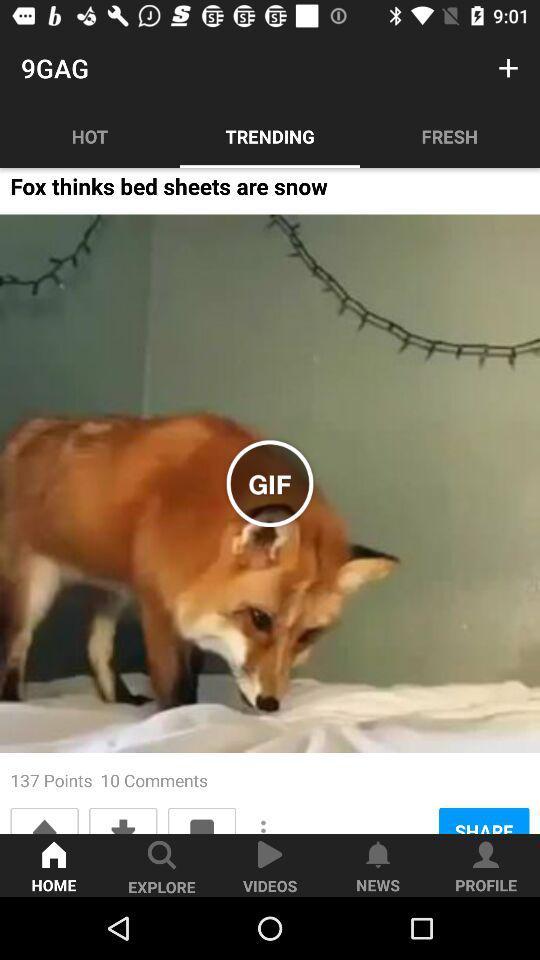 This screenshot has width=540, height=960. I want to click on the icon below the fox thinks bed item, so click(270, 482).